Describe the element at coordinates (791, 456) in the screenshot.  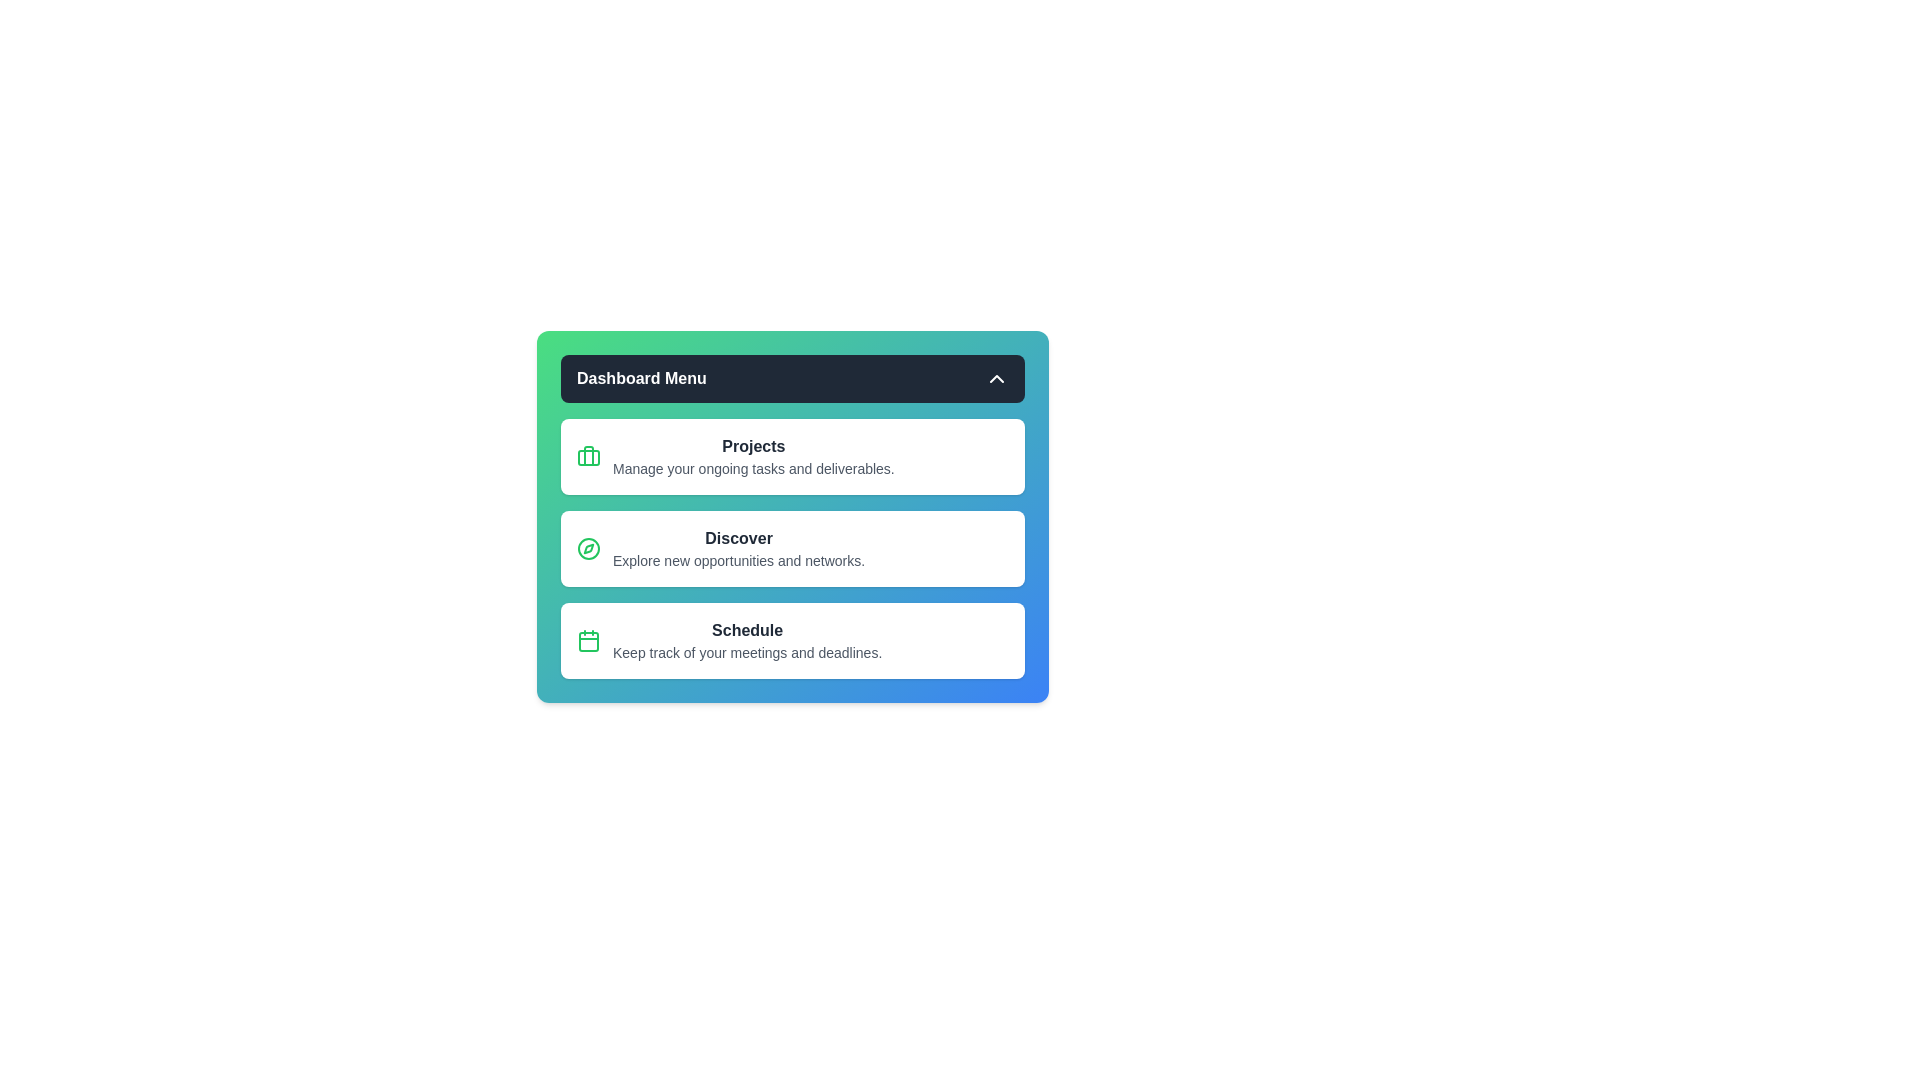
I see `the menu item Projects to observe its hover effect` at that location.